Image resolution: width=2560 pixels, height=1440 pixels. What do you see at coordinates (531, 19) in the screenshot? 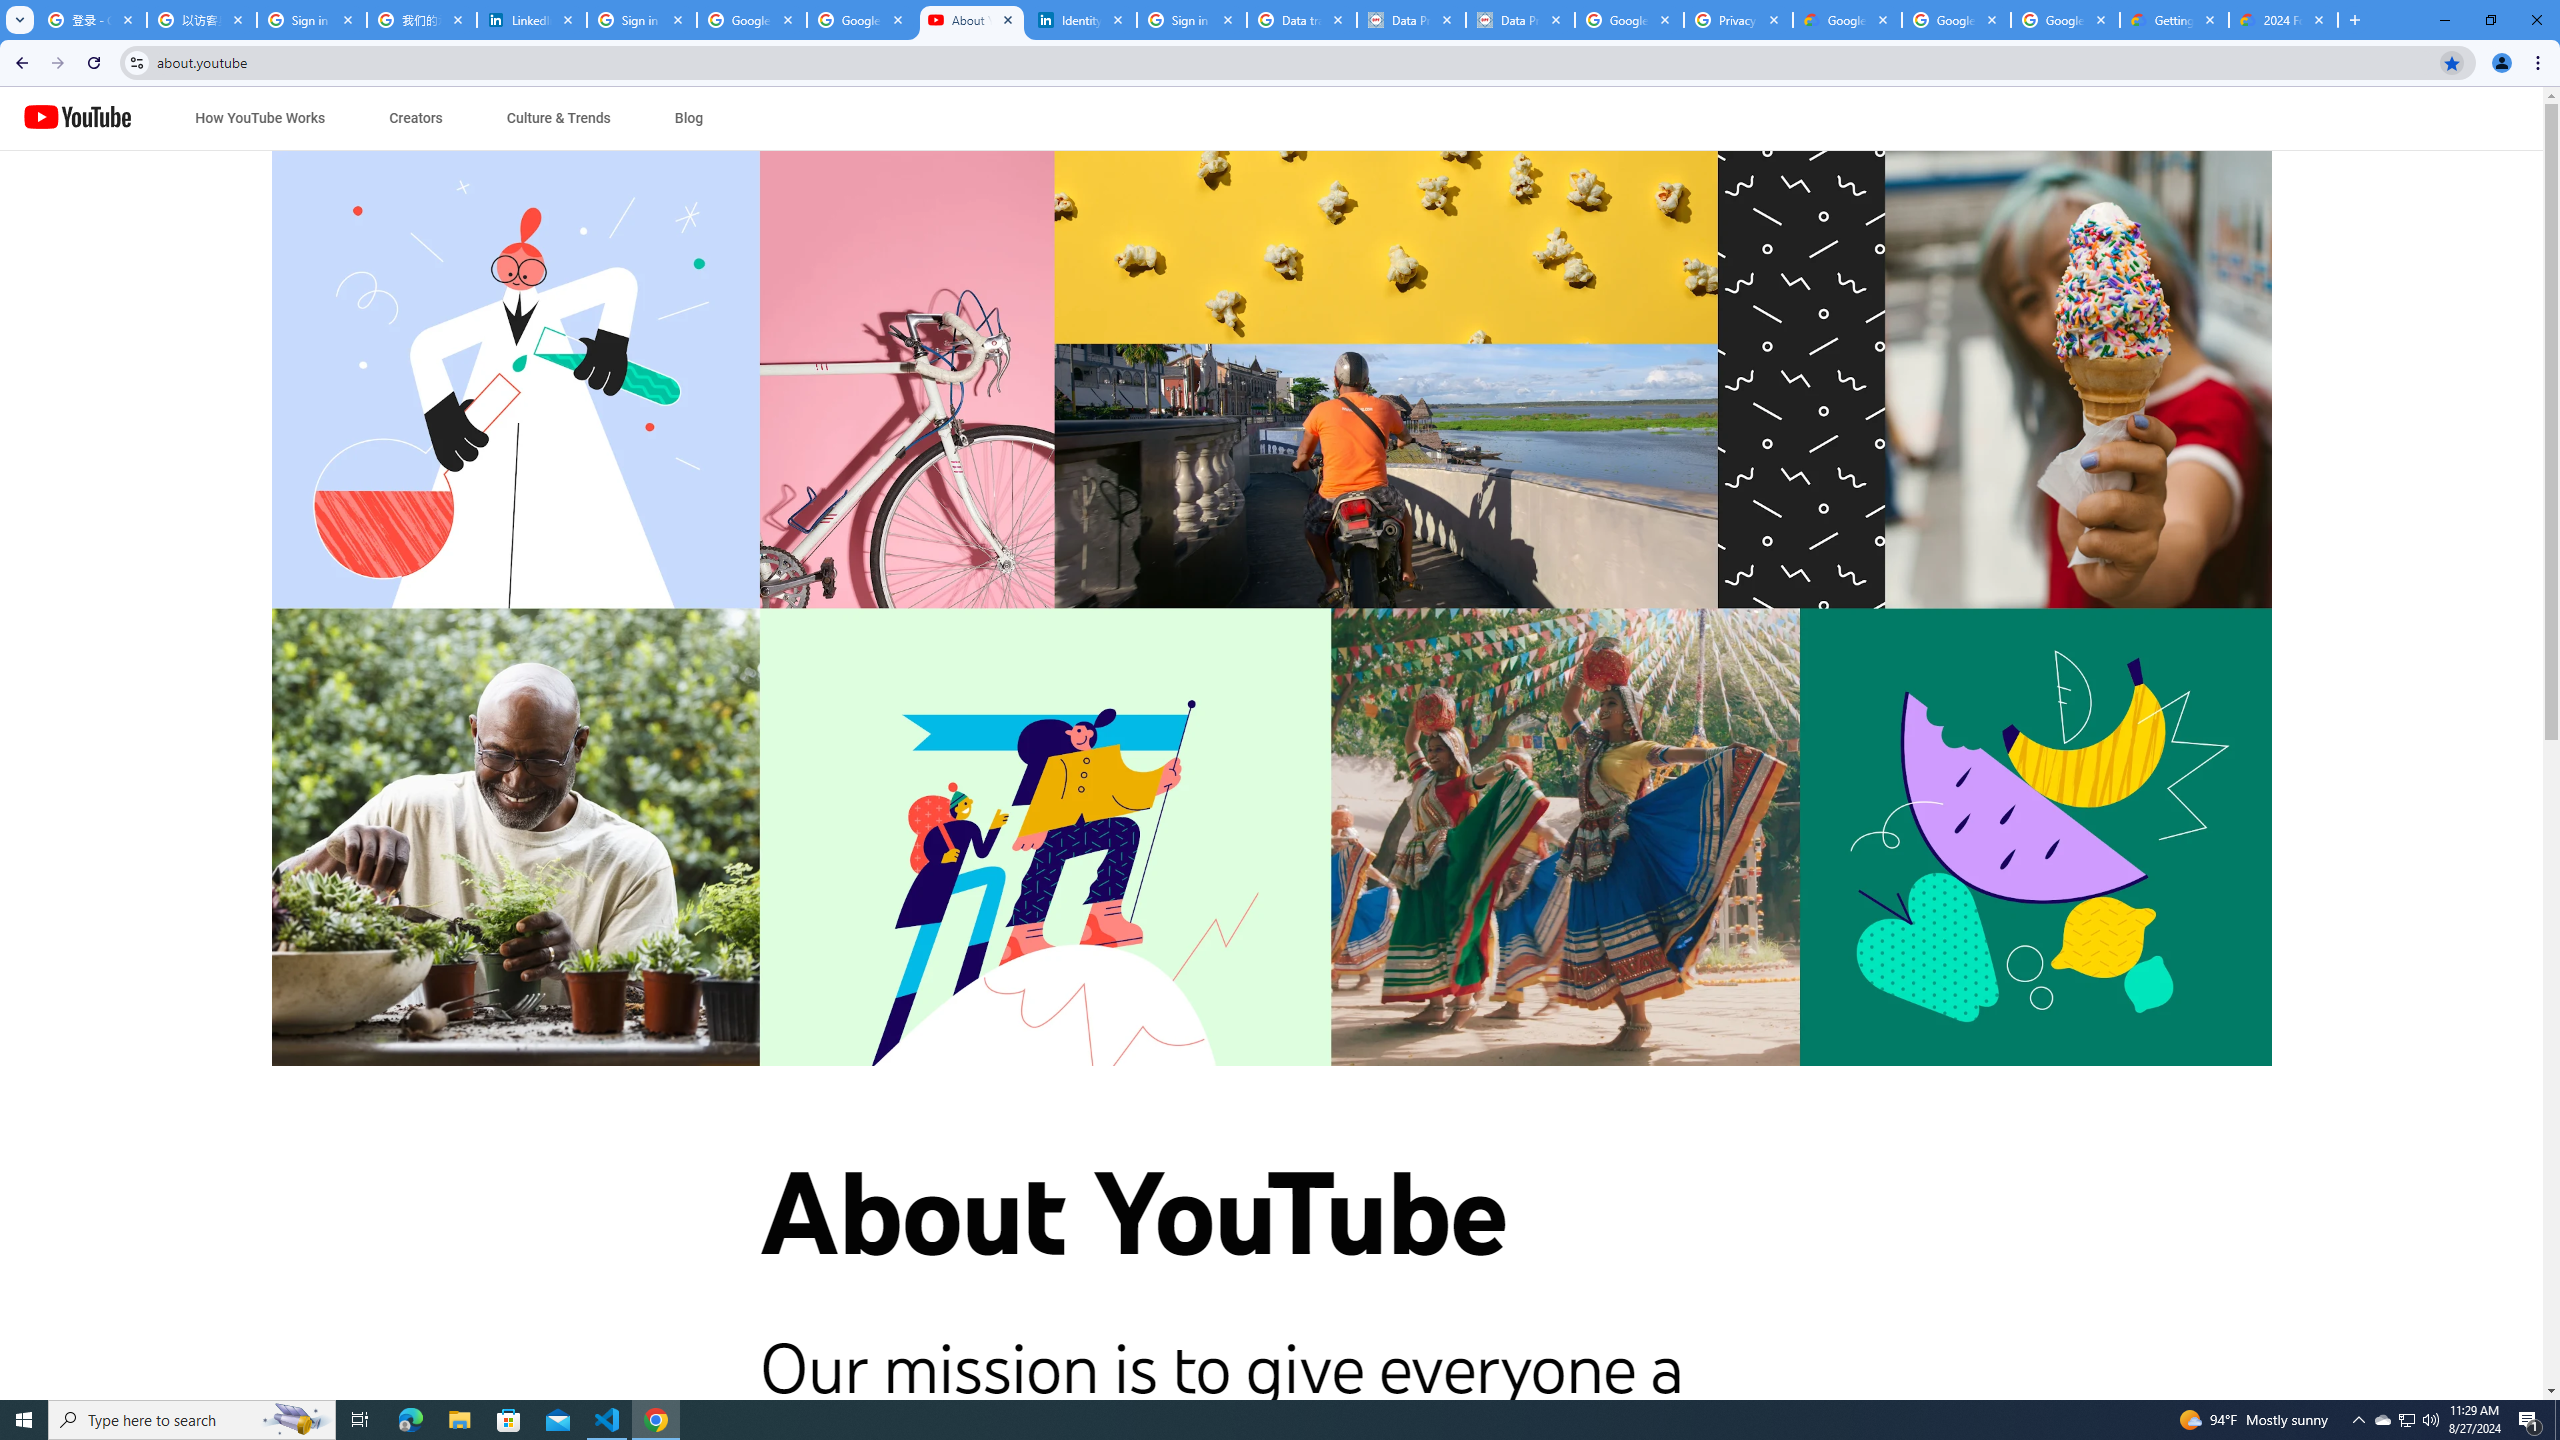
I see `'LinkedIn Privacy Policy'` at bounding box center [531, 19].